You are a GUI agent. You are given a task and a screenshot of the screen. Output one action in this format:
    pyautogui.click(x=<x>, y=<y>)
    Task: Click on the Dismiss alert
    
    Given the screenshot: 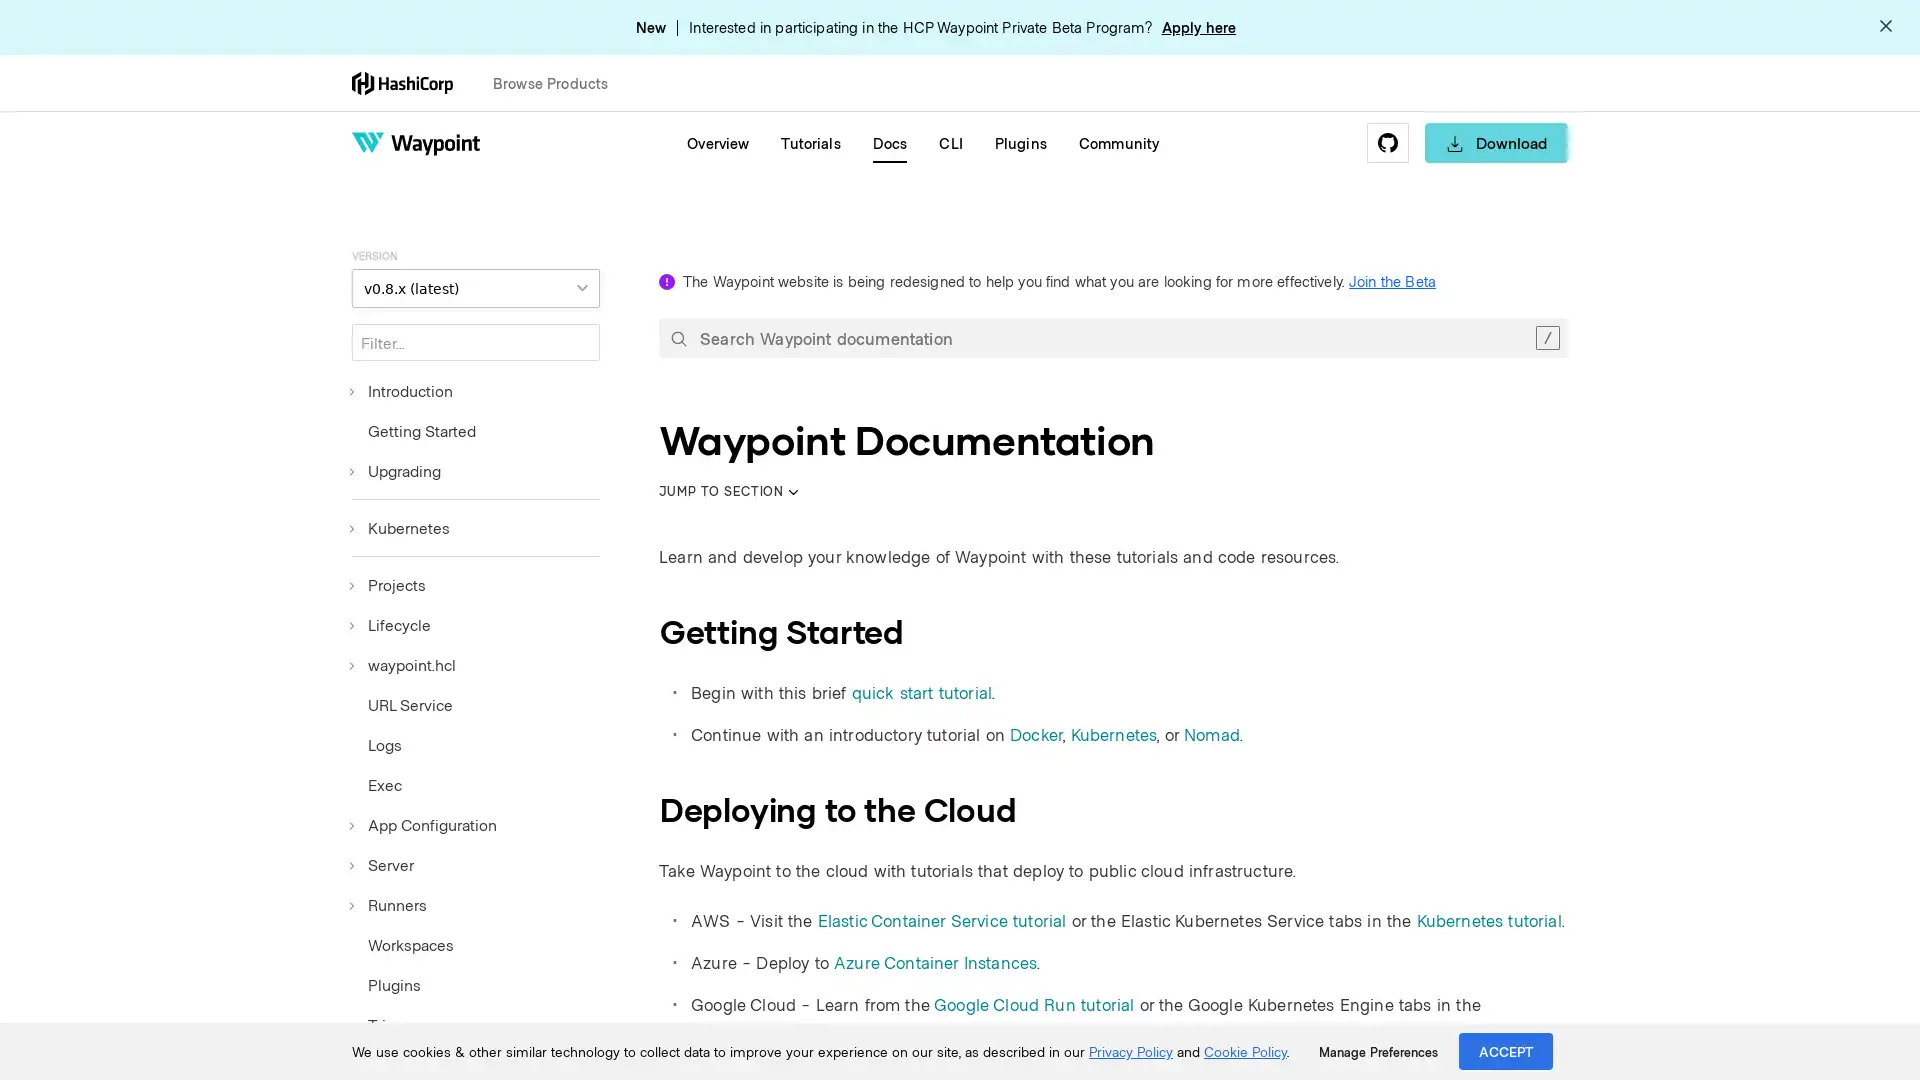 What is the action you would take?
    pyautogui.click(x=1885, y=27)
    